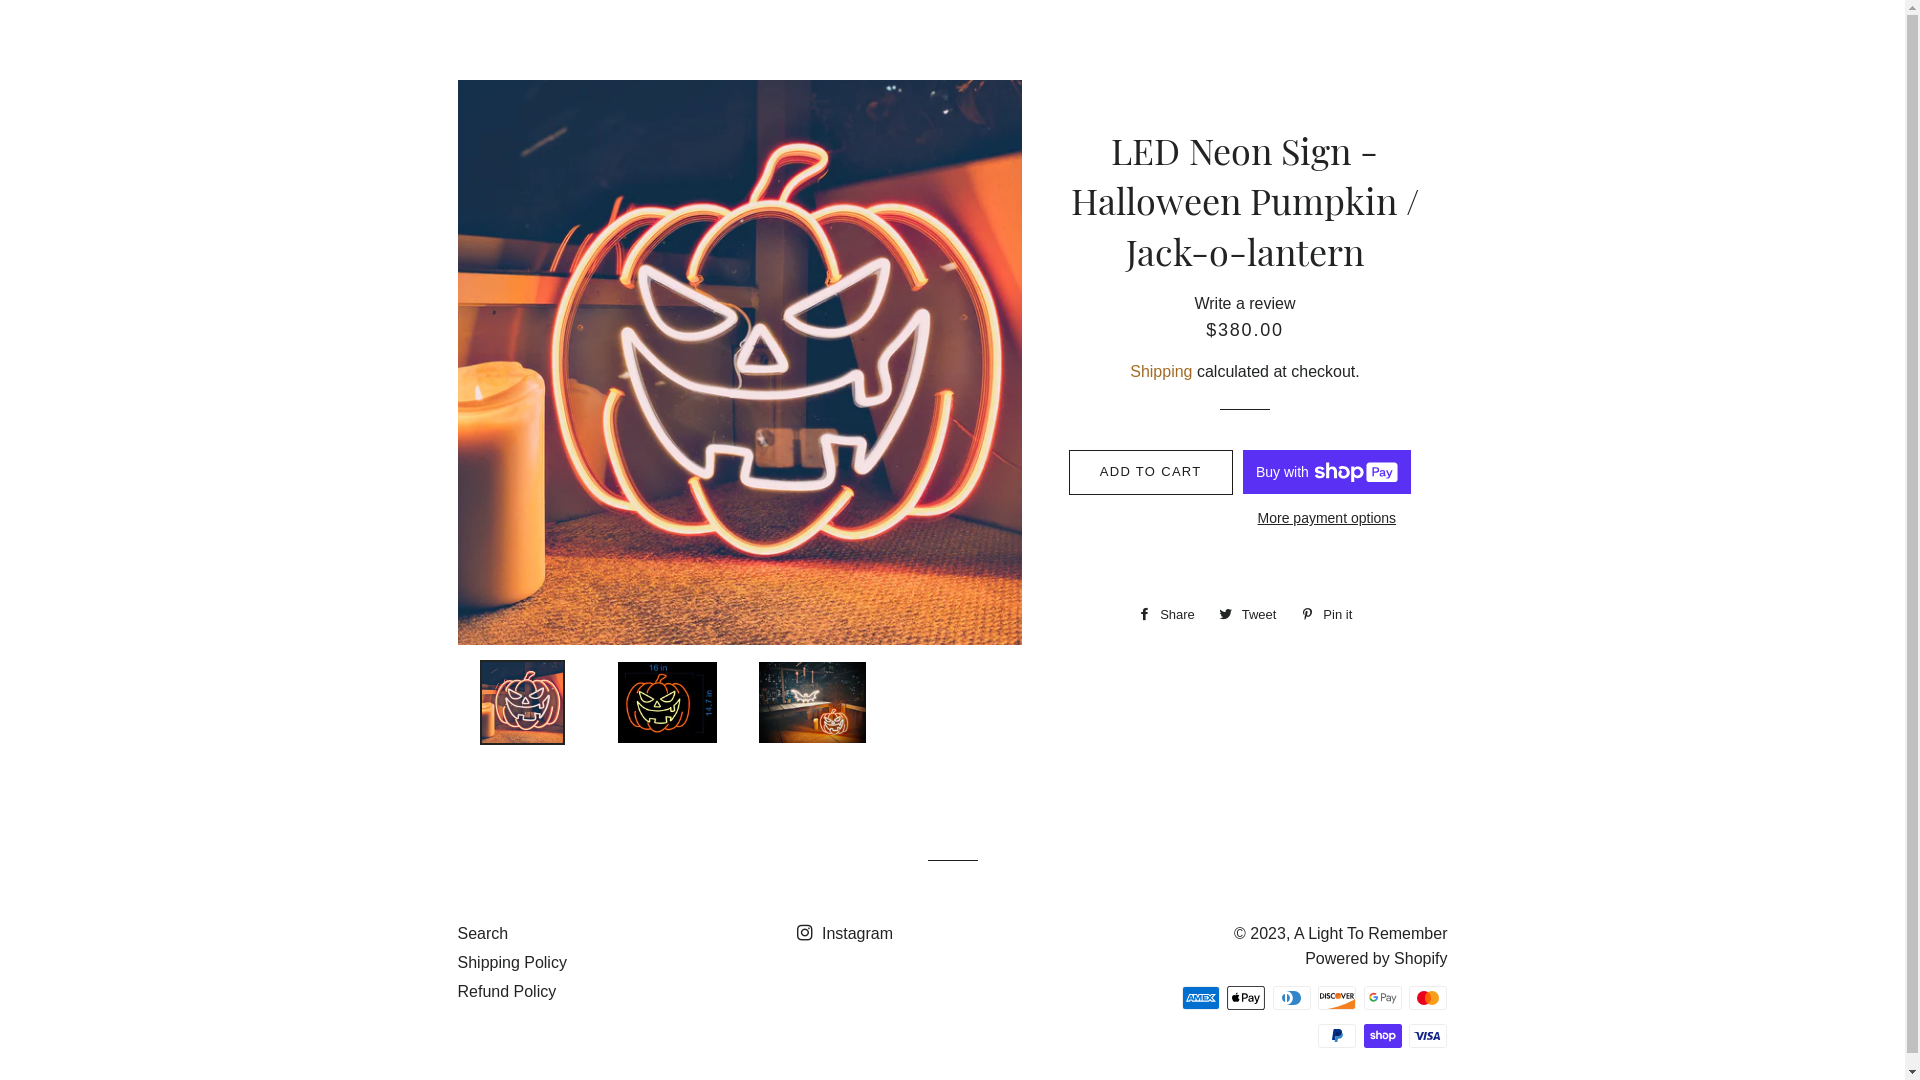  I want to click on 'Powered by Shopify', so click(1305, 957).